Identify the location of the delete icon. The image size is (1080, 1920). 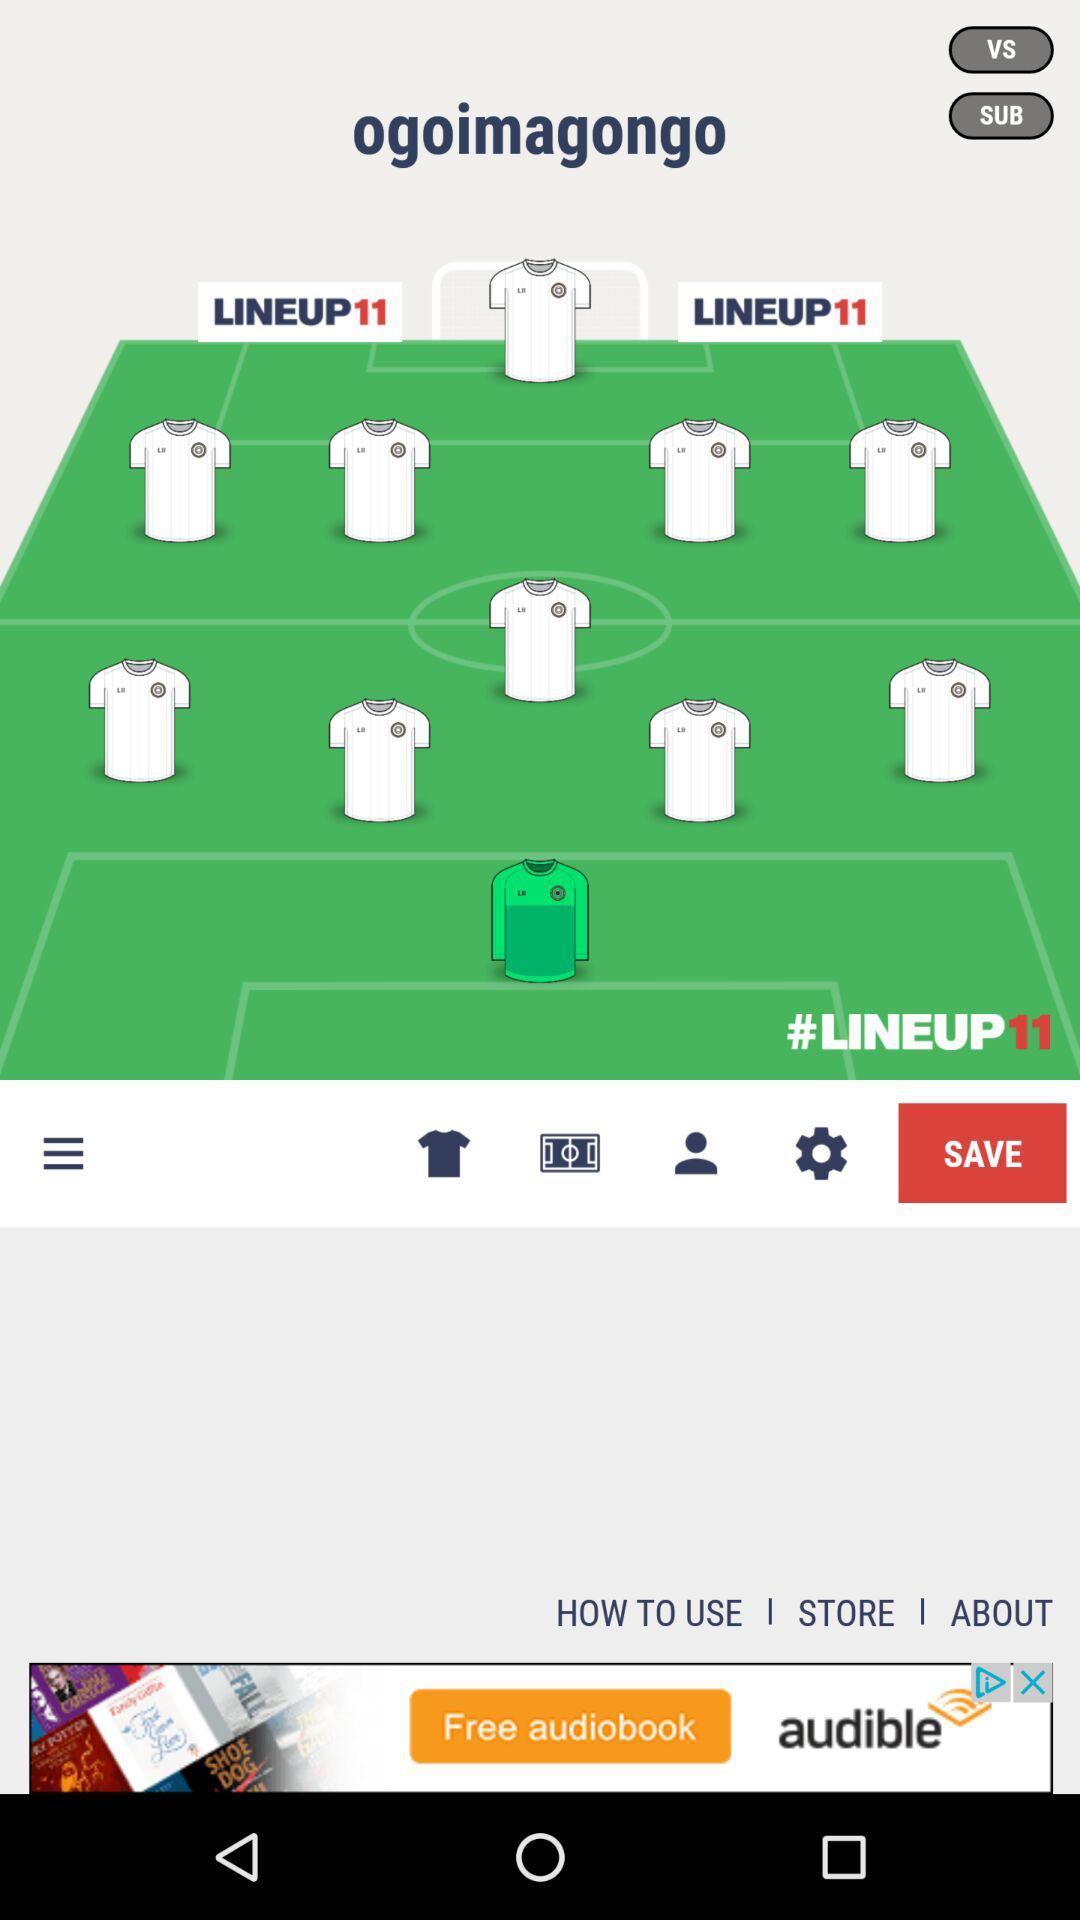
(442, 1153).